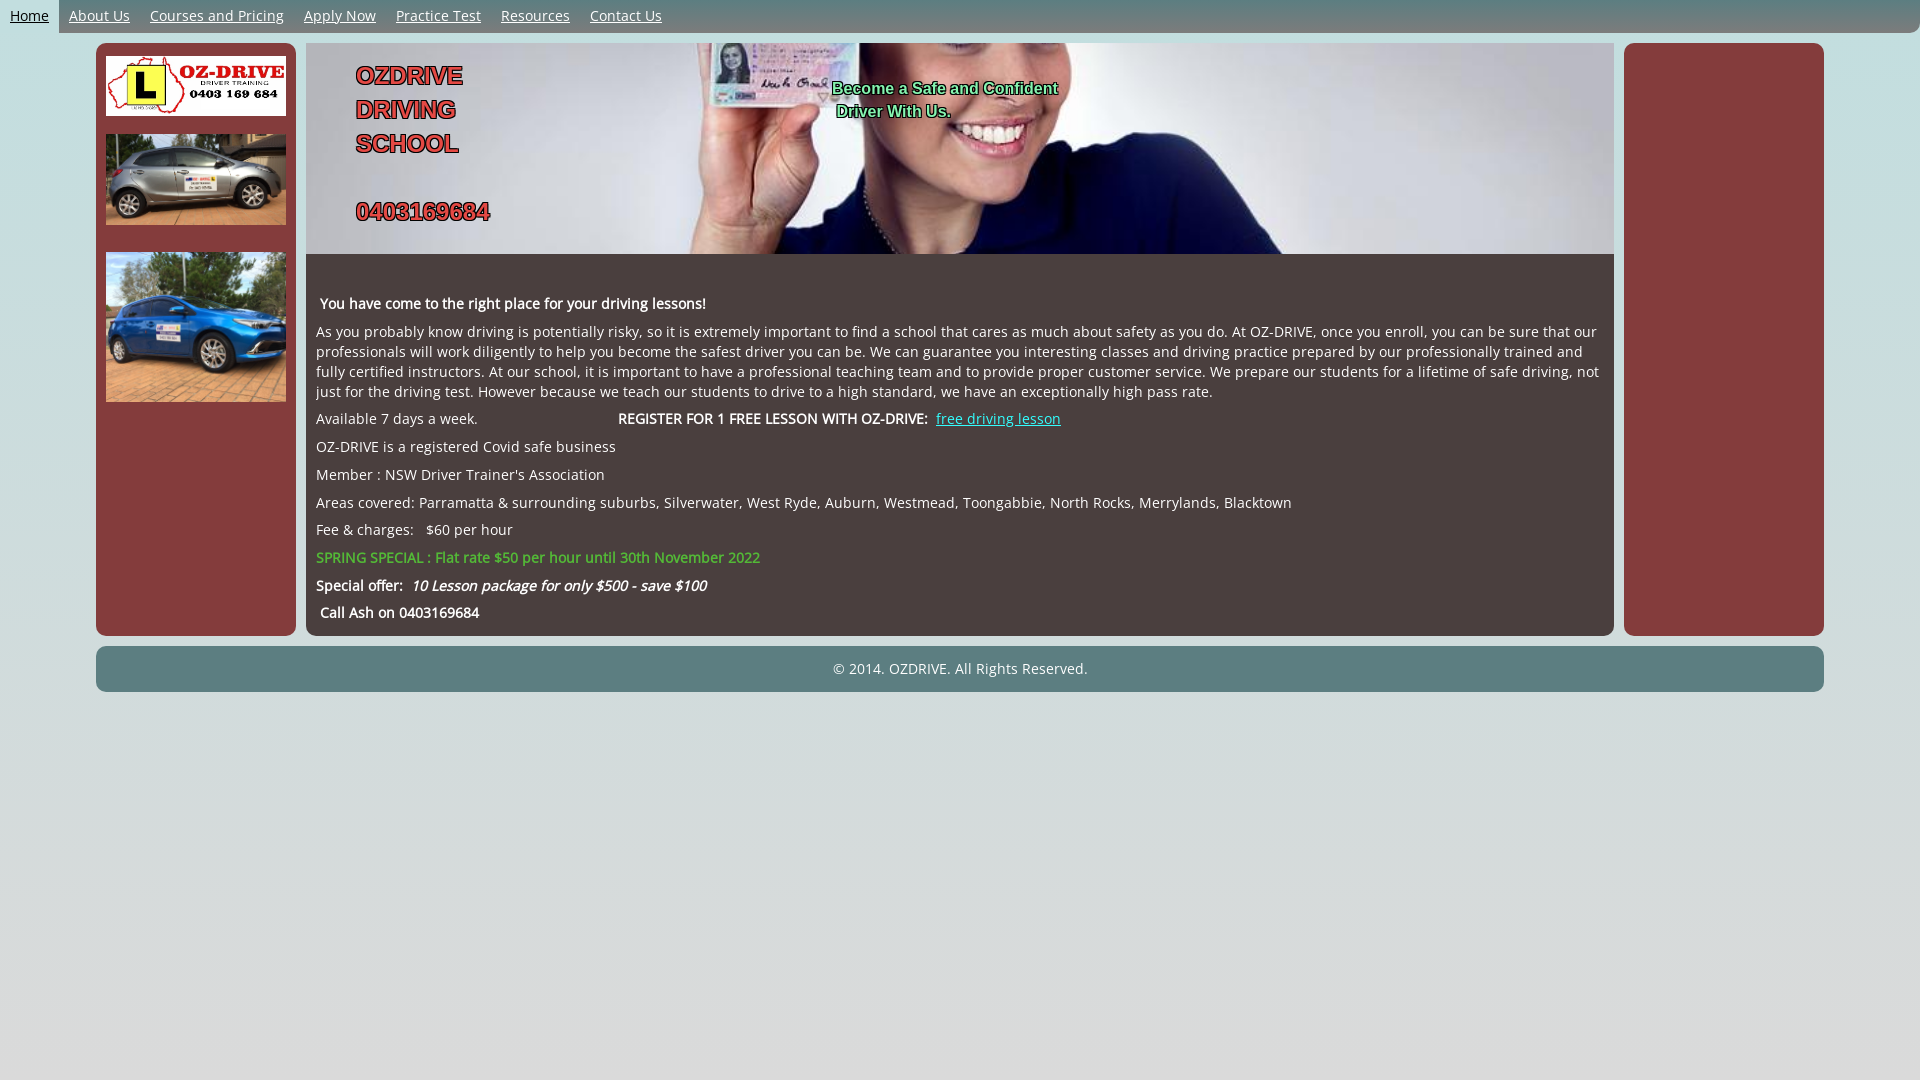 The image size is (1920, 1080). I want to click on 'Contact Us', so click(624, 16).